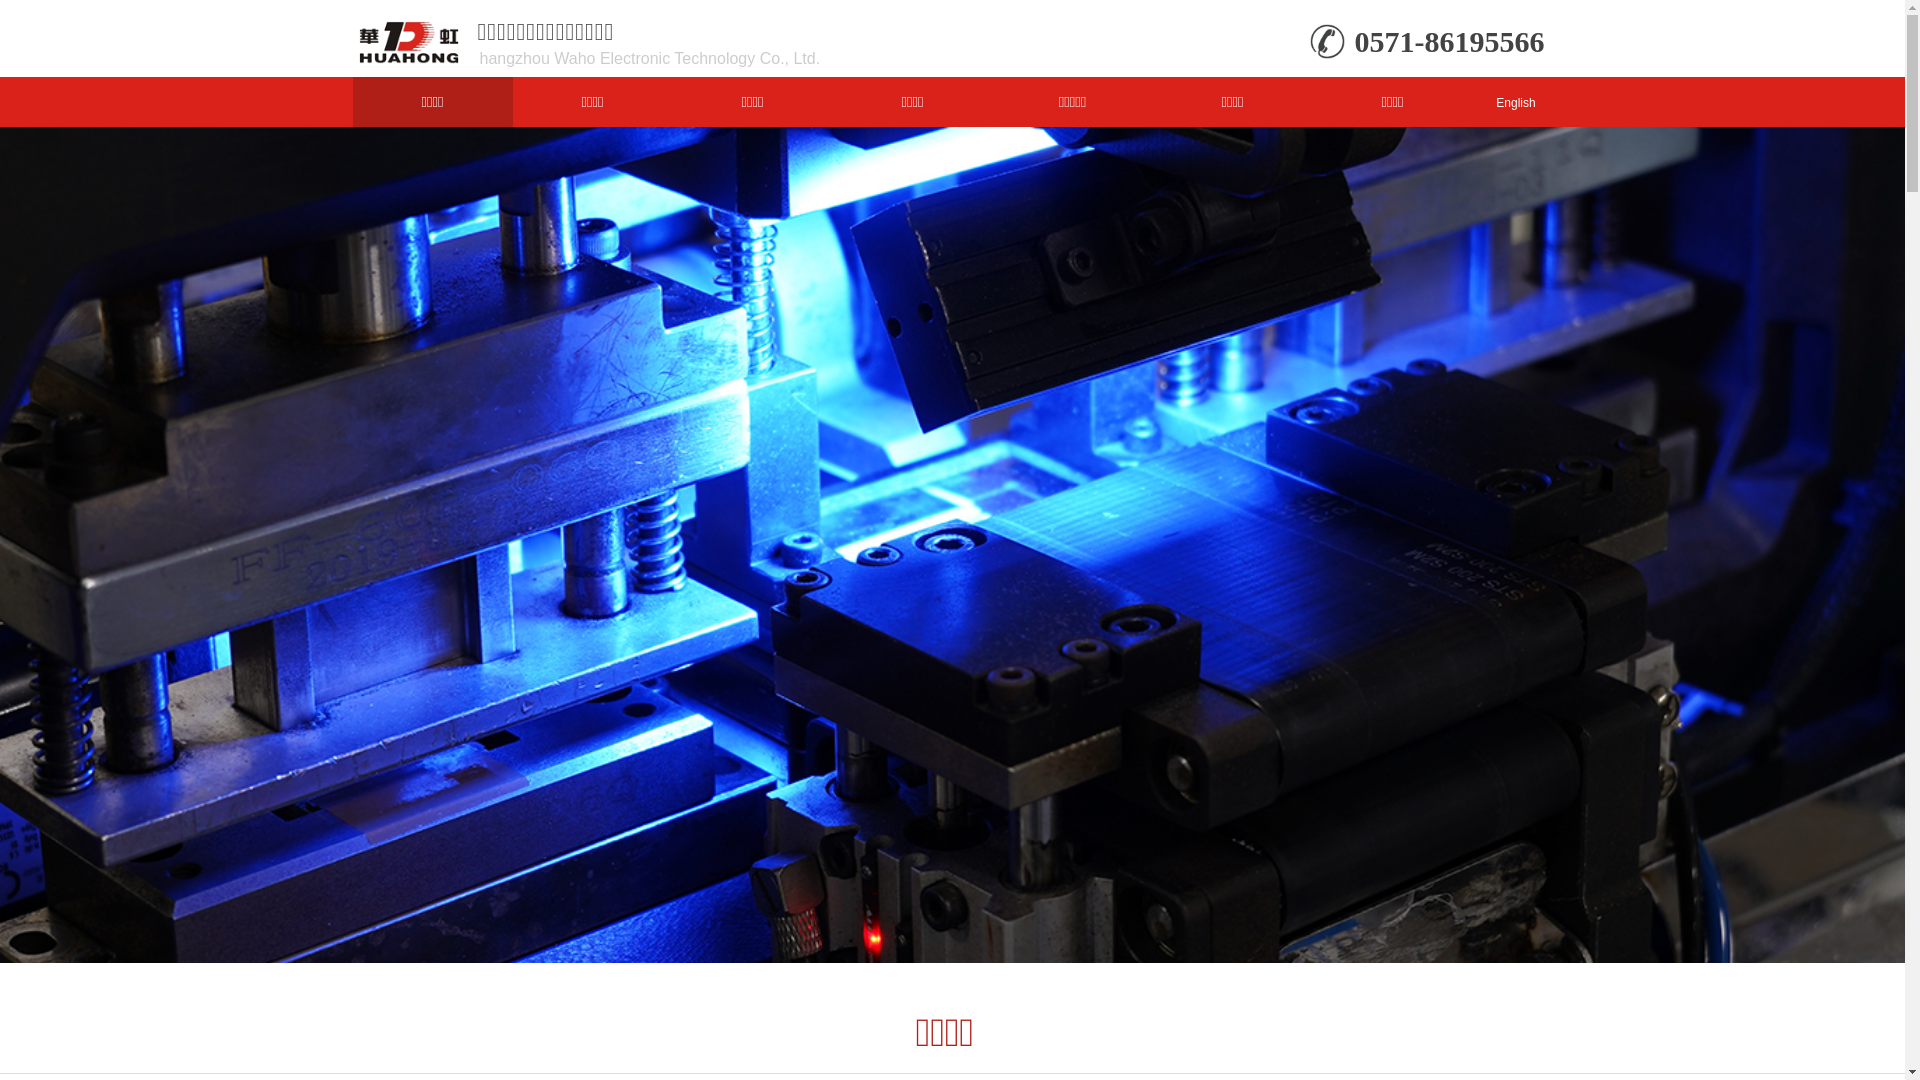 The width and height of the screenshot is (1920, 1080). I want to click on 'English', so click(1518, 103).